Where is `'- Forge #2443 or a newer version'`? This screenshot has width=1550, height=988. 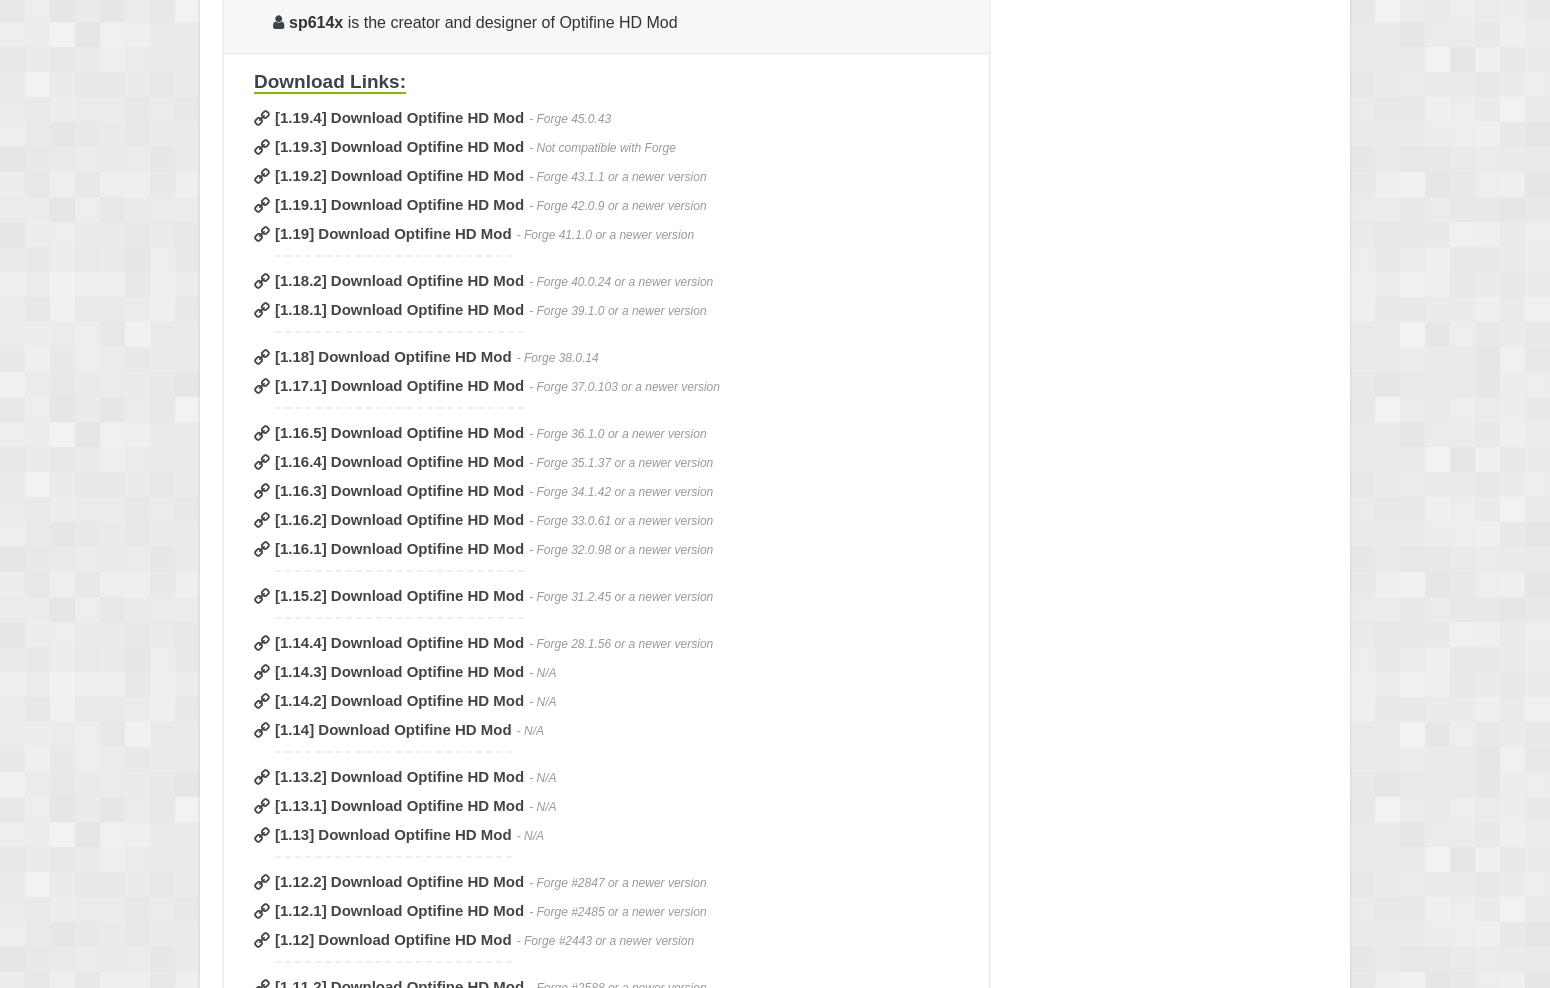
'- Forge #2443 or a newer version' is located at coordinates (604, 940).